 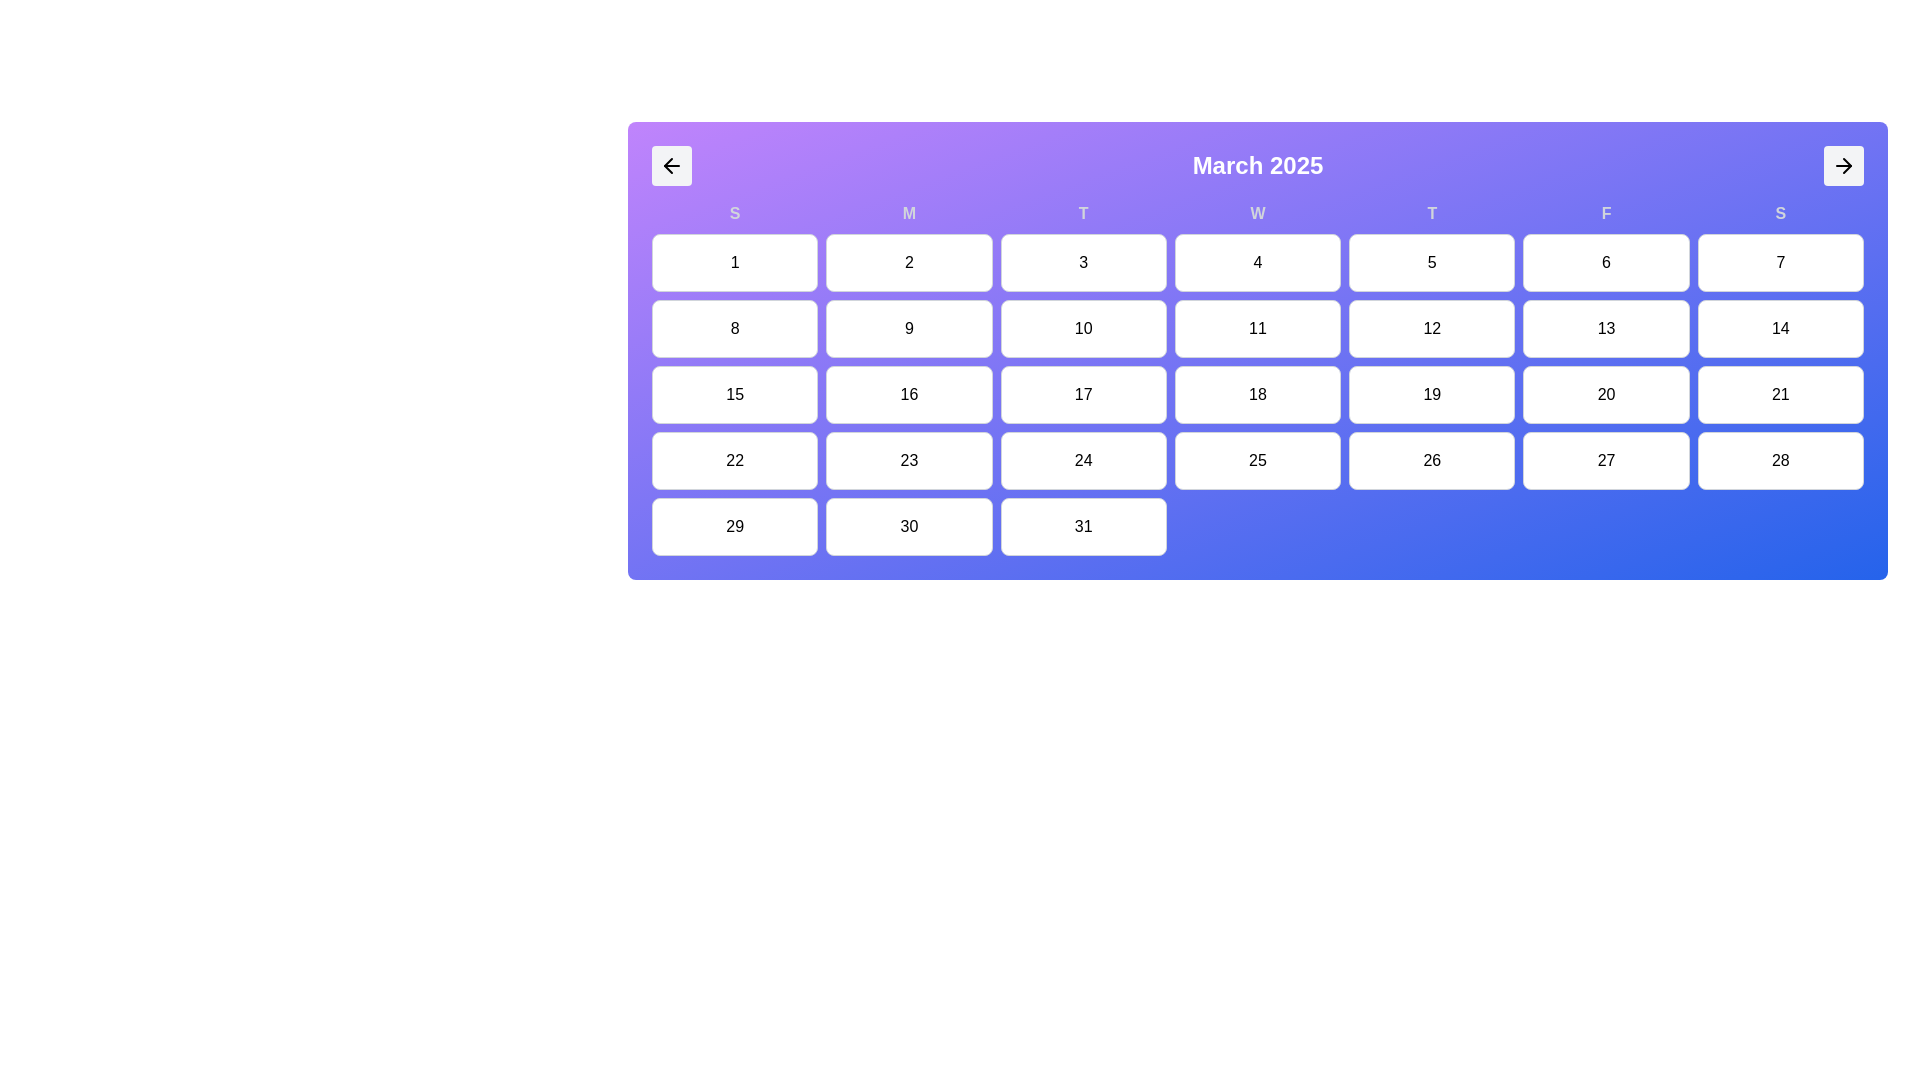 I want to click on the square button with a white background and the bold number '4' centered in it, so click(x=1256, y=261).